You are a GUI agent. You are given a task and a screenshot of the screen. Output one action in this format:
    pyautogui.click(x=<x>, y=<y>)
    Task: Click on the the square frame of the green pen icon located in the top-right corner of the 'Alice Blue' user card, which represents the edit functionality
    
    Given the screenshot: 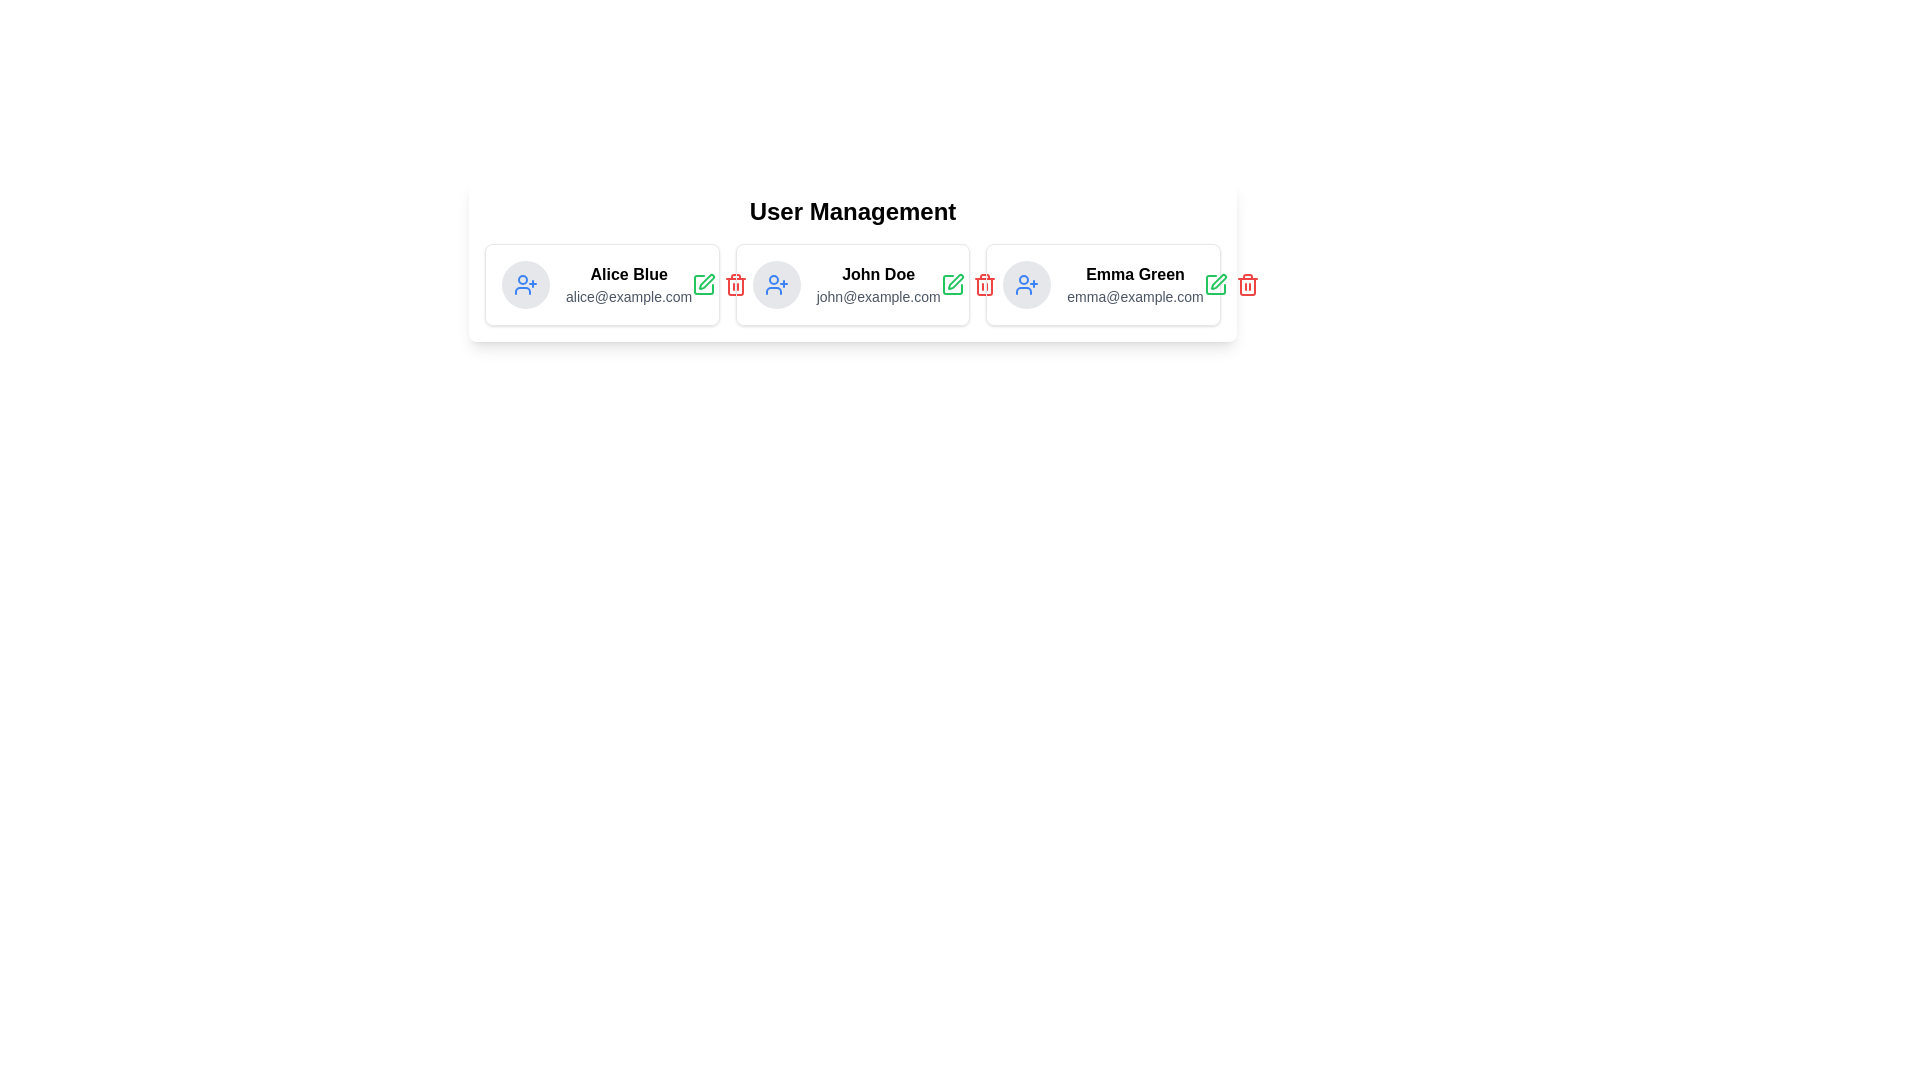 What is the action you would take?
    pyautogui.click(x=704, y=285)
    